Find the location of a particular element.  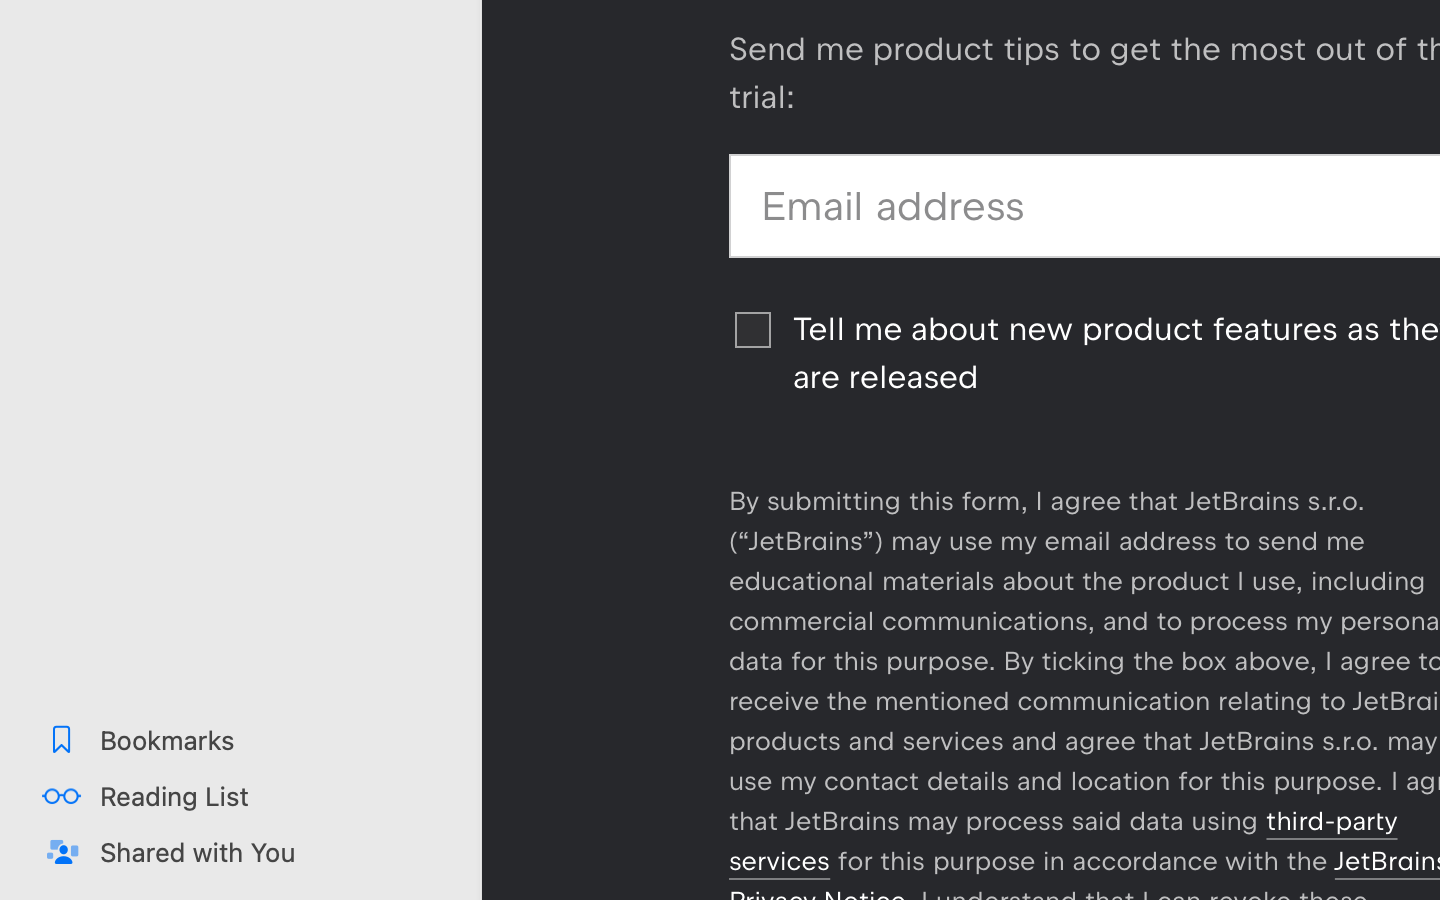

'for this purpose in accordance with the' is located at coordinates (1082, 861).